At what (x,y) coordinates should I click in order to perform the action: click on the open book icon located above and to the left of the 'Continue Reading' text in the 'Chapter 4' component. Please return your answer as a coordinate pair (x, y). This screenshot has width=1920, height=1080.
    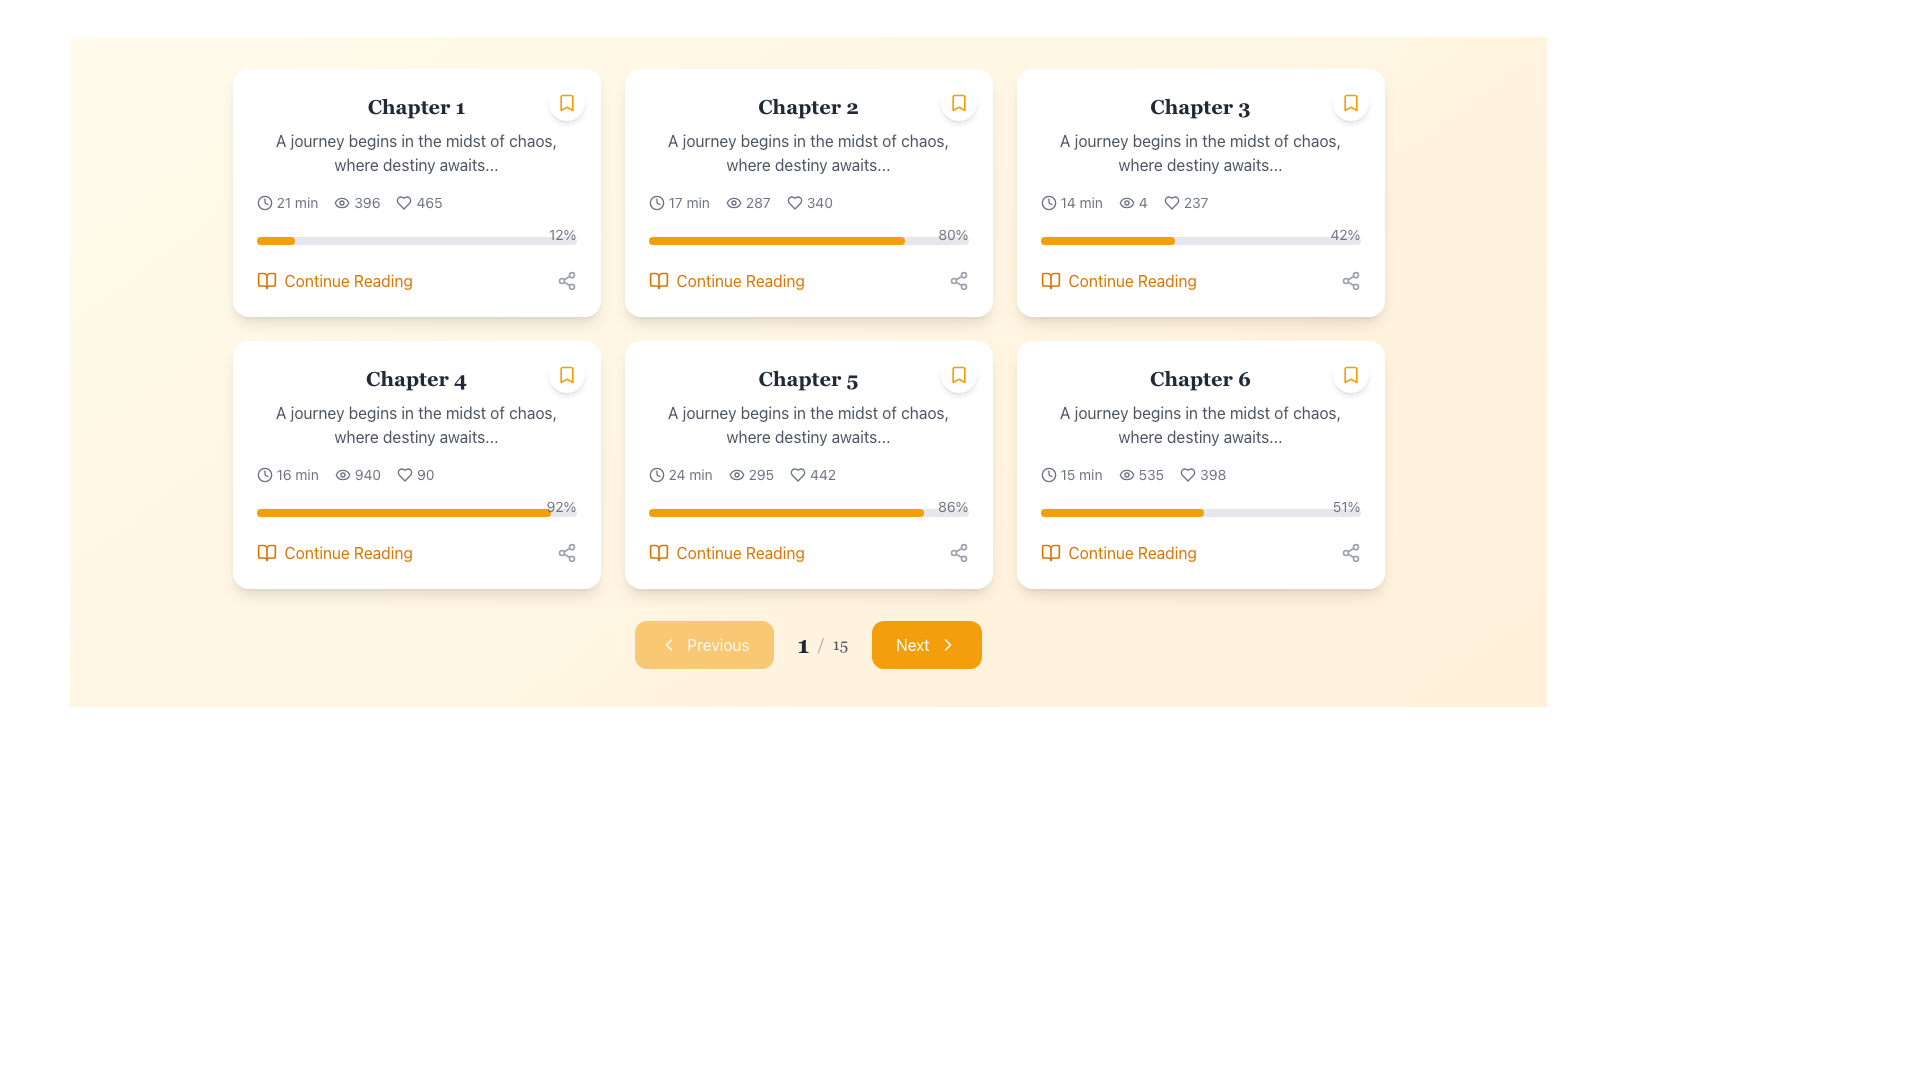
    Looking at the image, I should click on (265, 552).